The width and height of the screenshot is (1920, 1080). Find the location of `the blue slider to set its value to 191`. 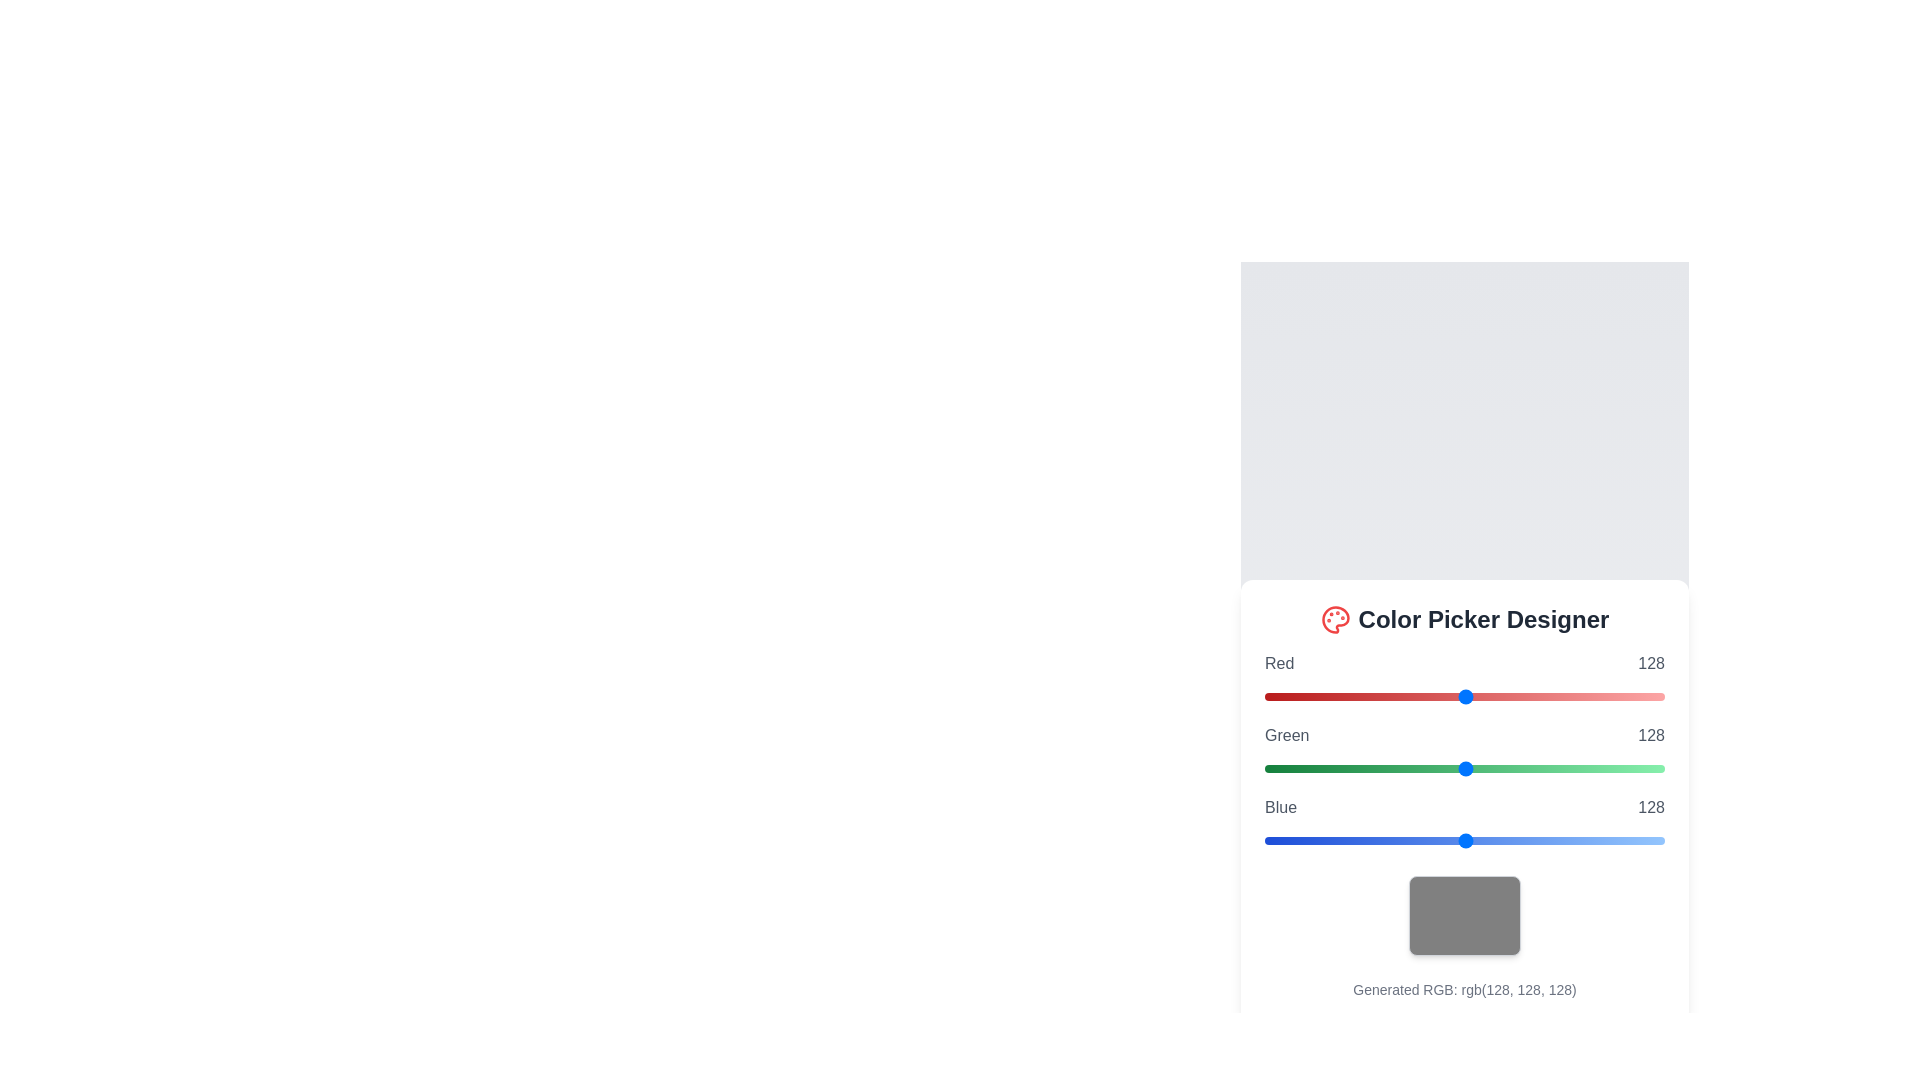

the blue slider to set its value to 191 is located at coordinates (1563, 840).